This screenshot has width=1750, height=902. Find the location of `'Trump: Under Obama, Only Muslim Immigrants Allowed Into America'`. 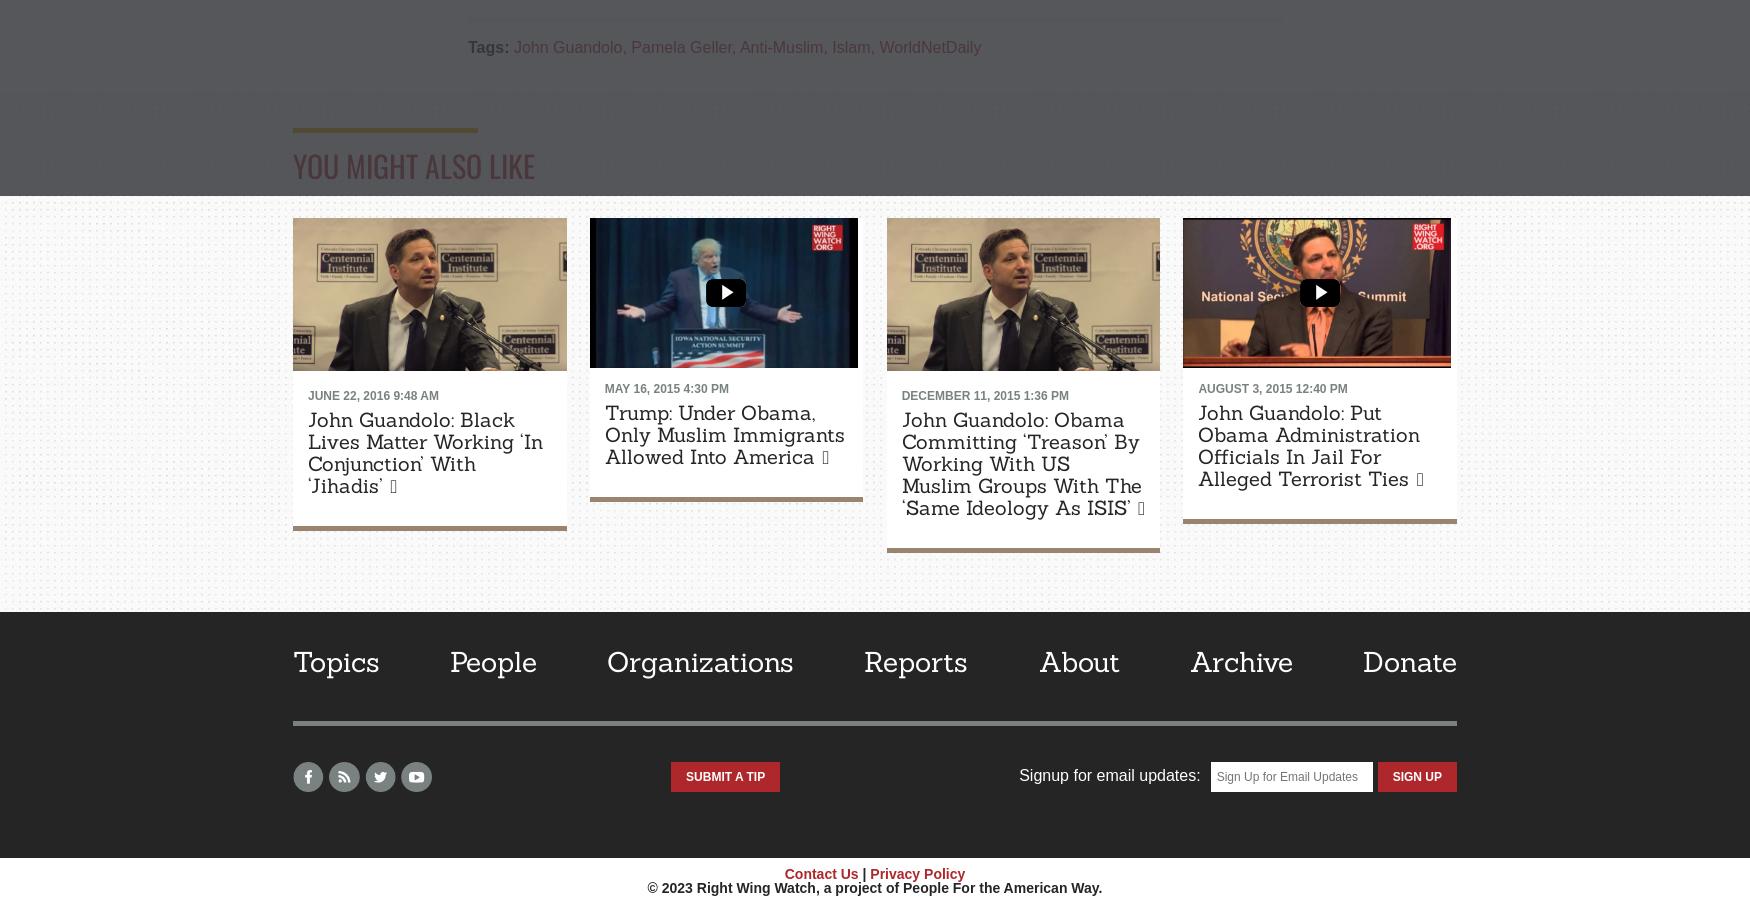

'Trump: Under Obama, Only Muslim Immigrants Allowed Into America' is located at coordinates (723, 434).